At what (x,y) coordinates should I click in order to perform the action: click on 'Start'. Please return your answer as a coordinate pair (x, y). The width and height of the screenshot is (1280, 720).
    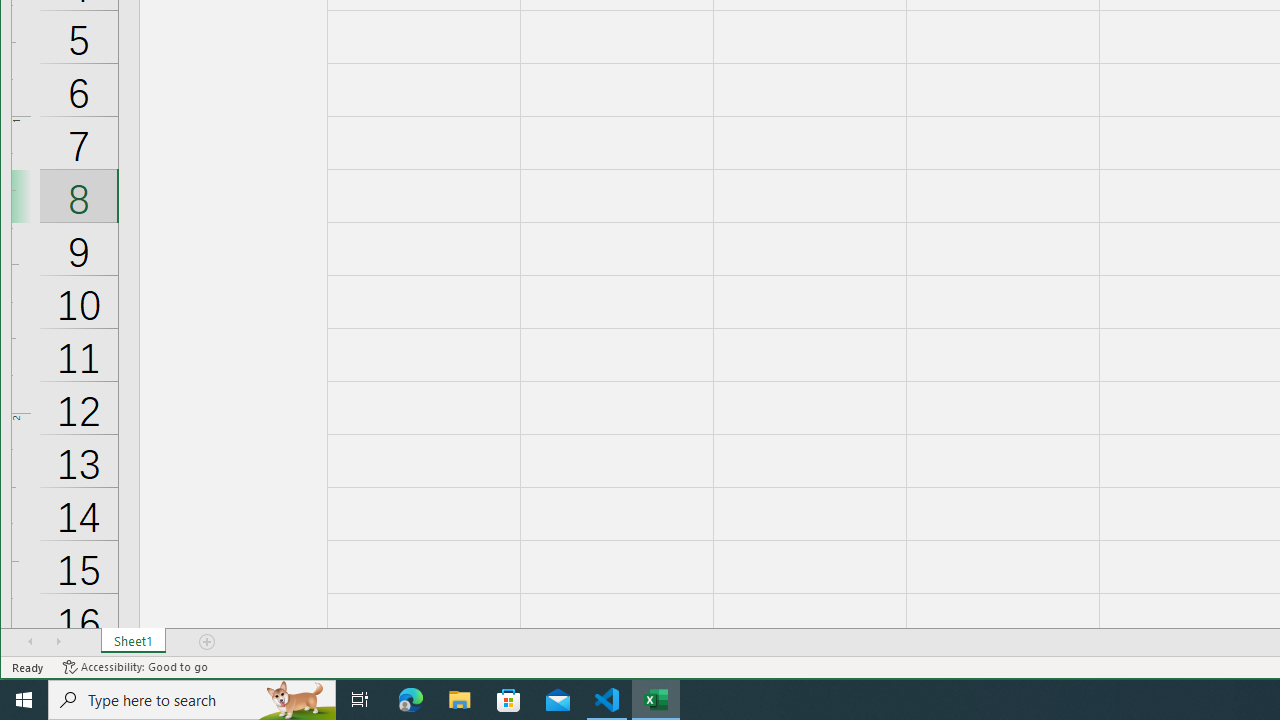
    Looking at the image, I should click on (24, 698).